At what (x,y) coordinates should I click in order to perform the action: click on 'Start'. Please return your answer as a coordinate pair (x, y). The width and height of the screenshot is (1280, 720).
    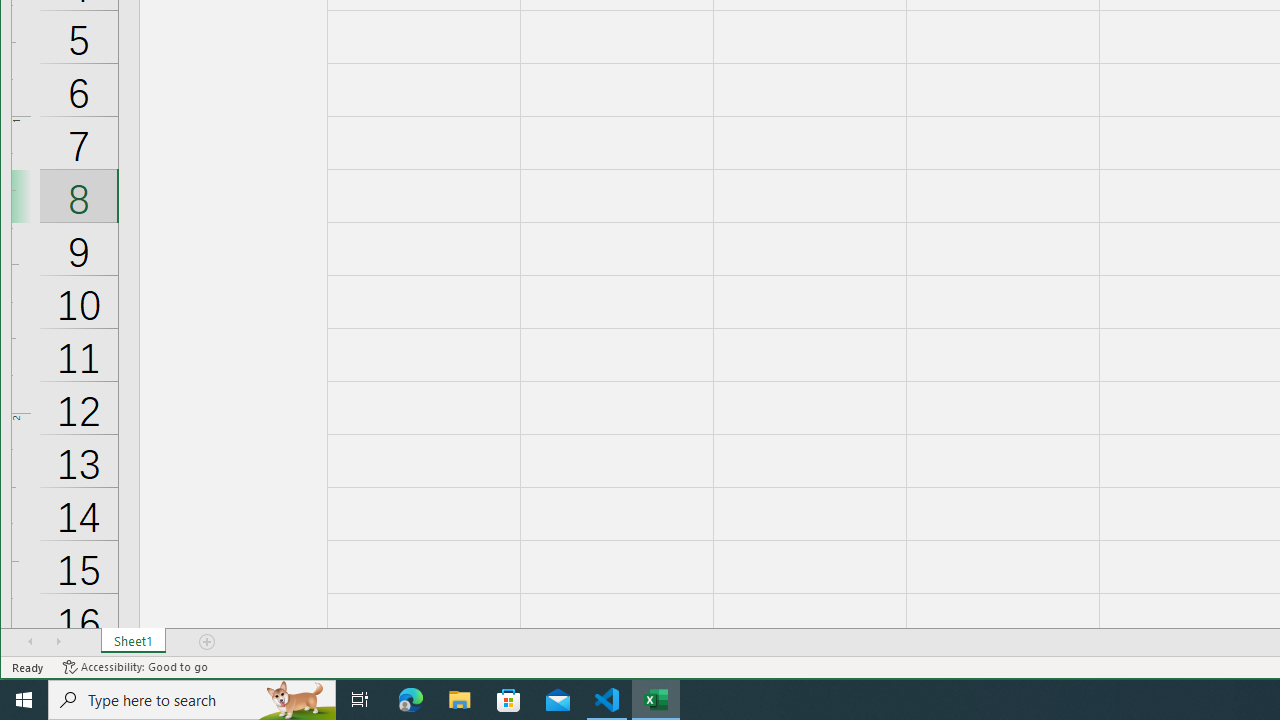
    Looking at the image, I should click on (24, 698).